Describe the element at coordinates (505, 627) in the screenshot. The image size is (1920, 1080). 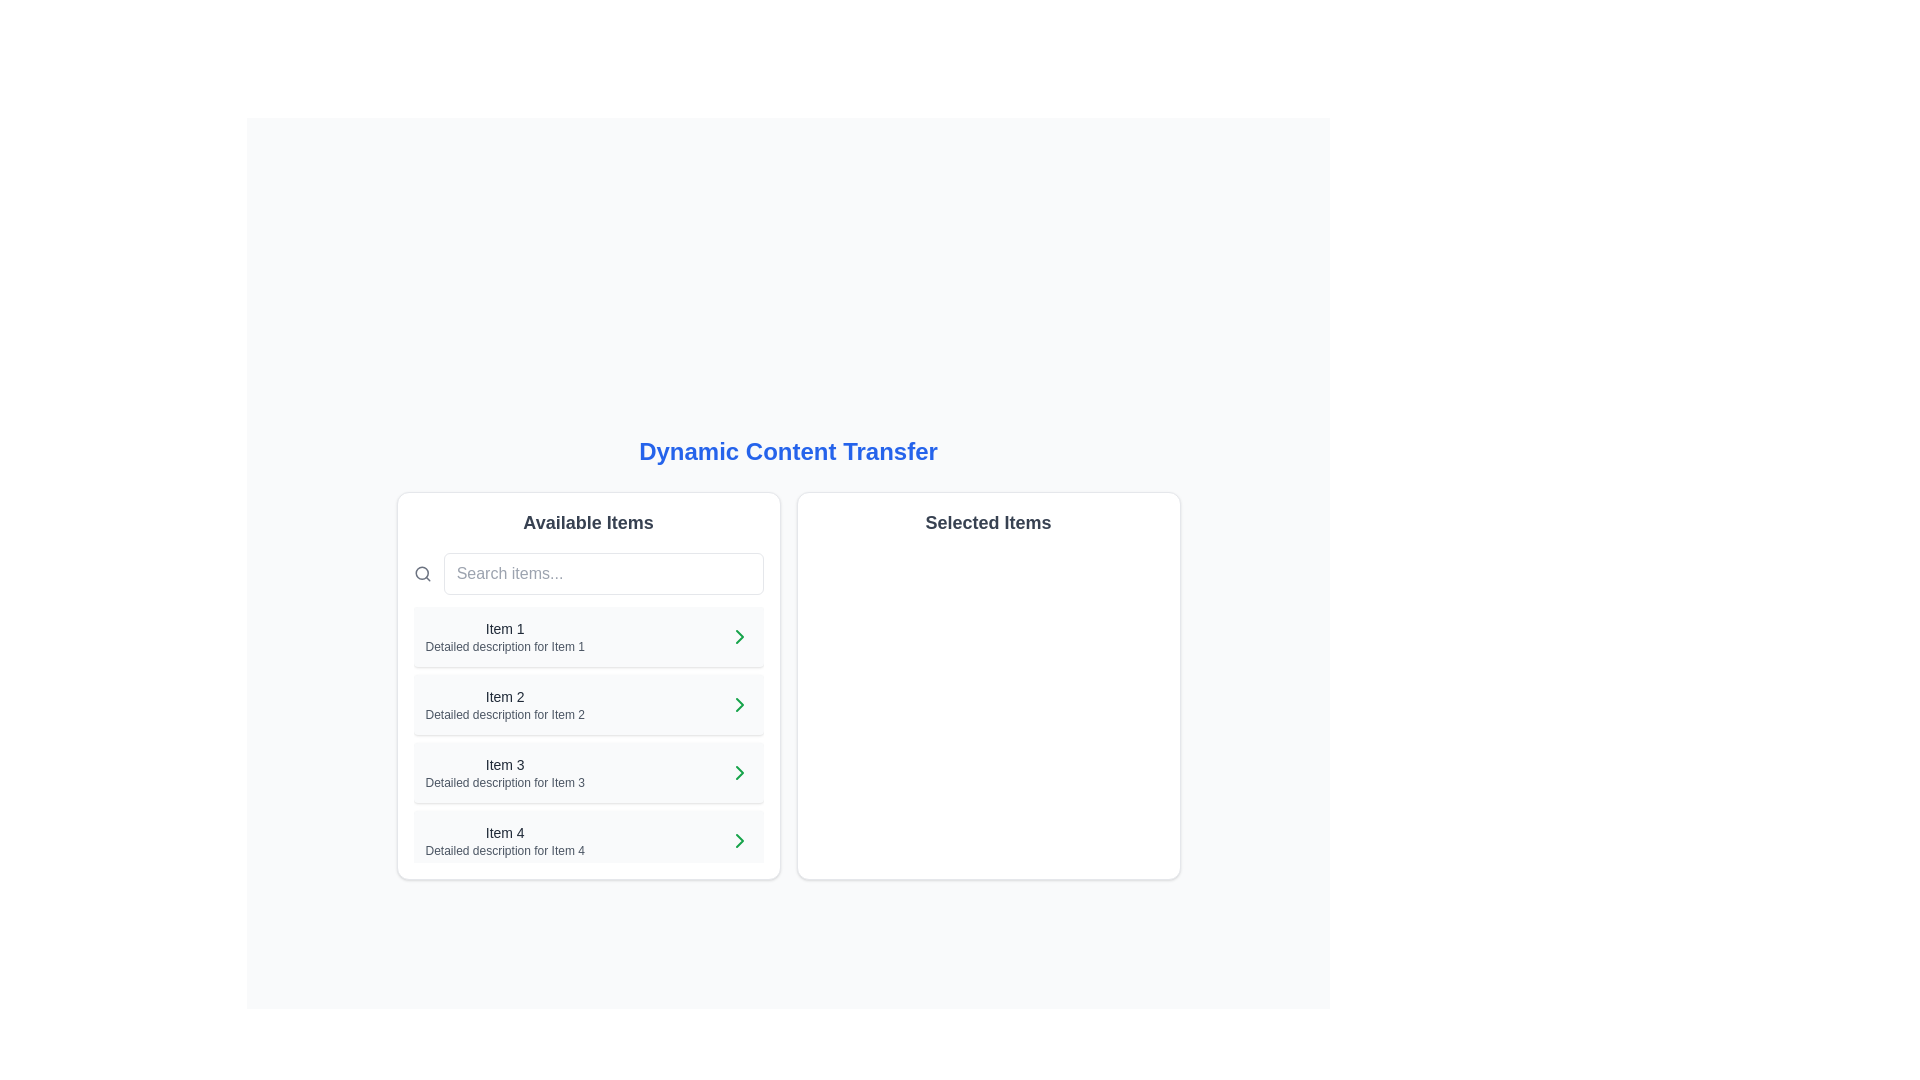
I see `text of the label located above the 'Detailed description for Item 1' in the first card of the 'Available Items' section` at that location.